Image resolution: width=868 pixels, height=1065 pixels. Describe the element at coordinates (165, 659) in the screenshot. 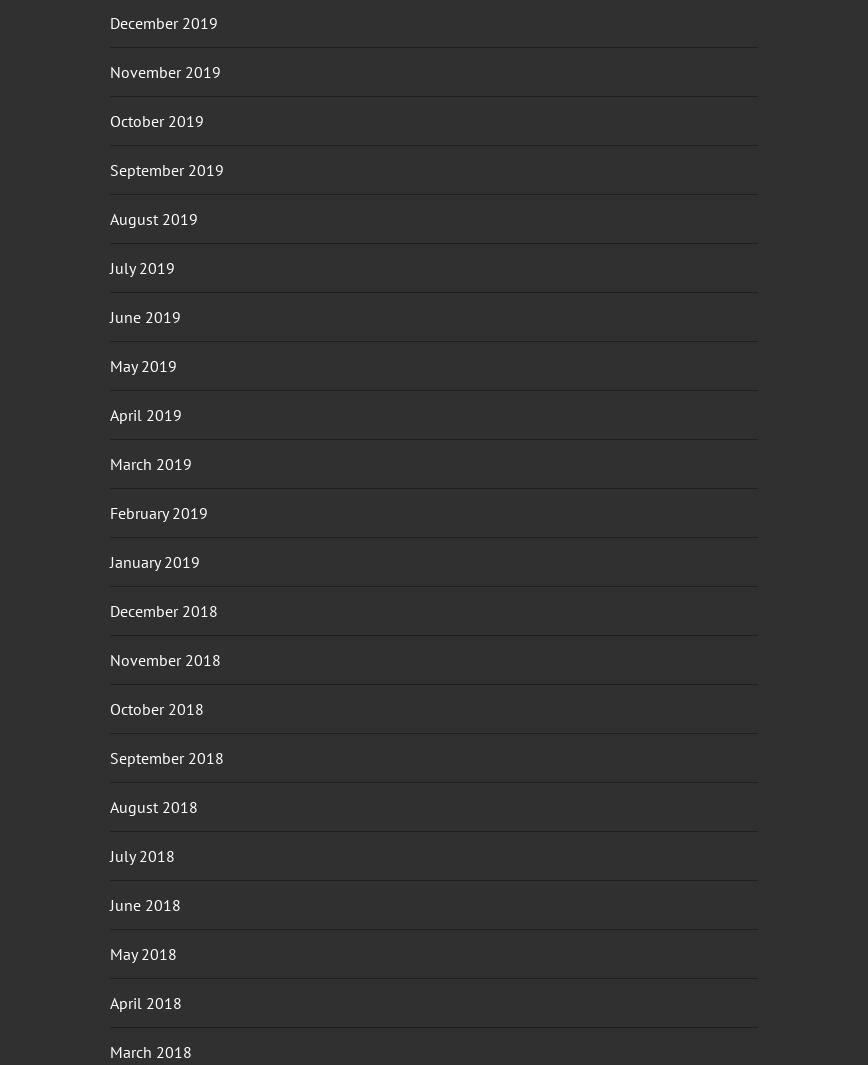

I see `'November 2018'` at that location.